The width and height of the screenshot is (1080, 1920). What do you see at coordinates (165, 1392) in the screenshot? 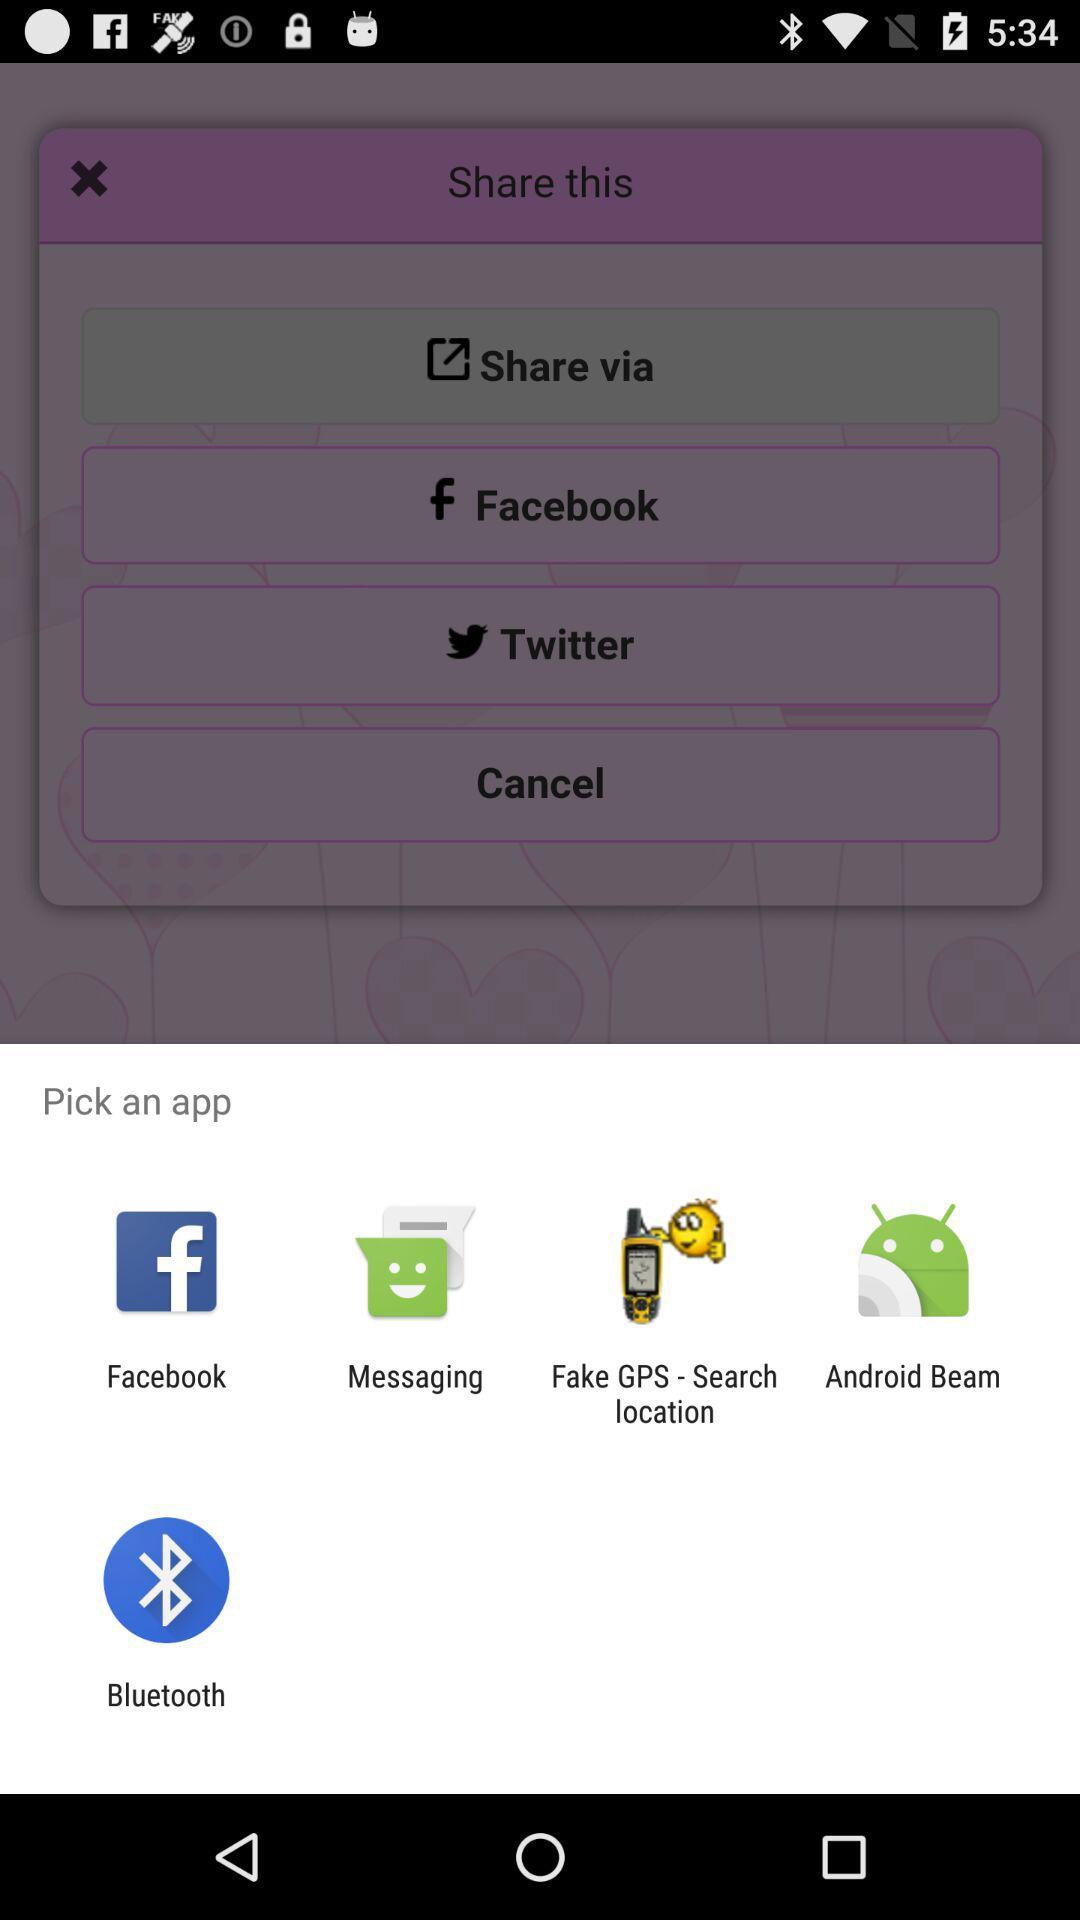
I see `the facebook icon` at bounding box center [165, 1392].